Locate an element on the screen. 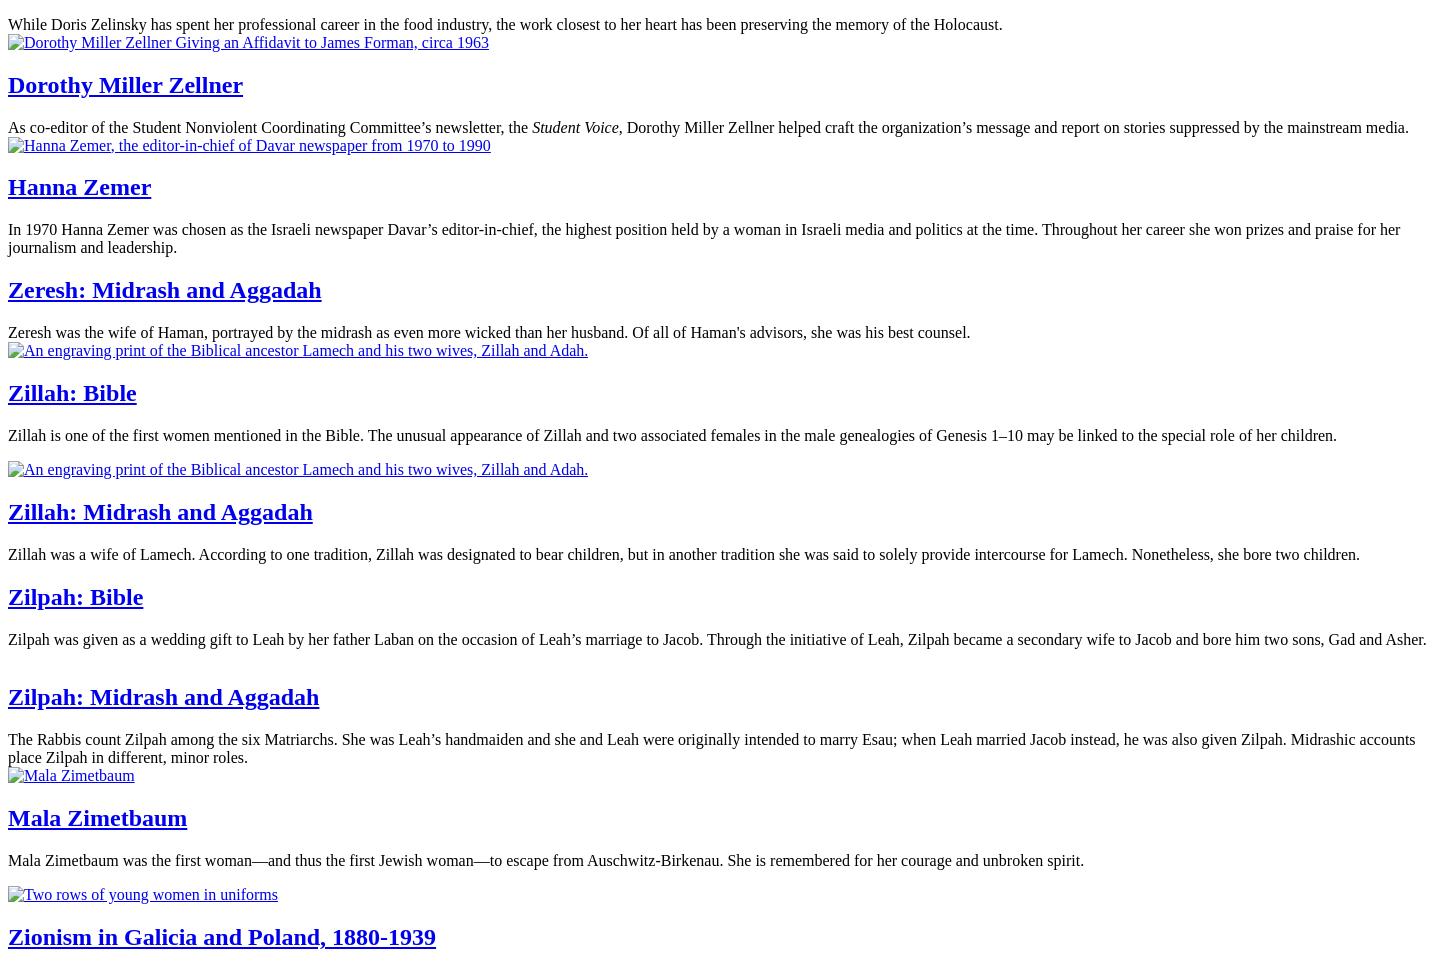 The image size is (1440, 970). 'Mala Zimetbaum' is located at coordinates (97, 818).